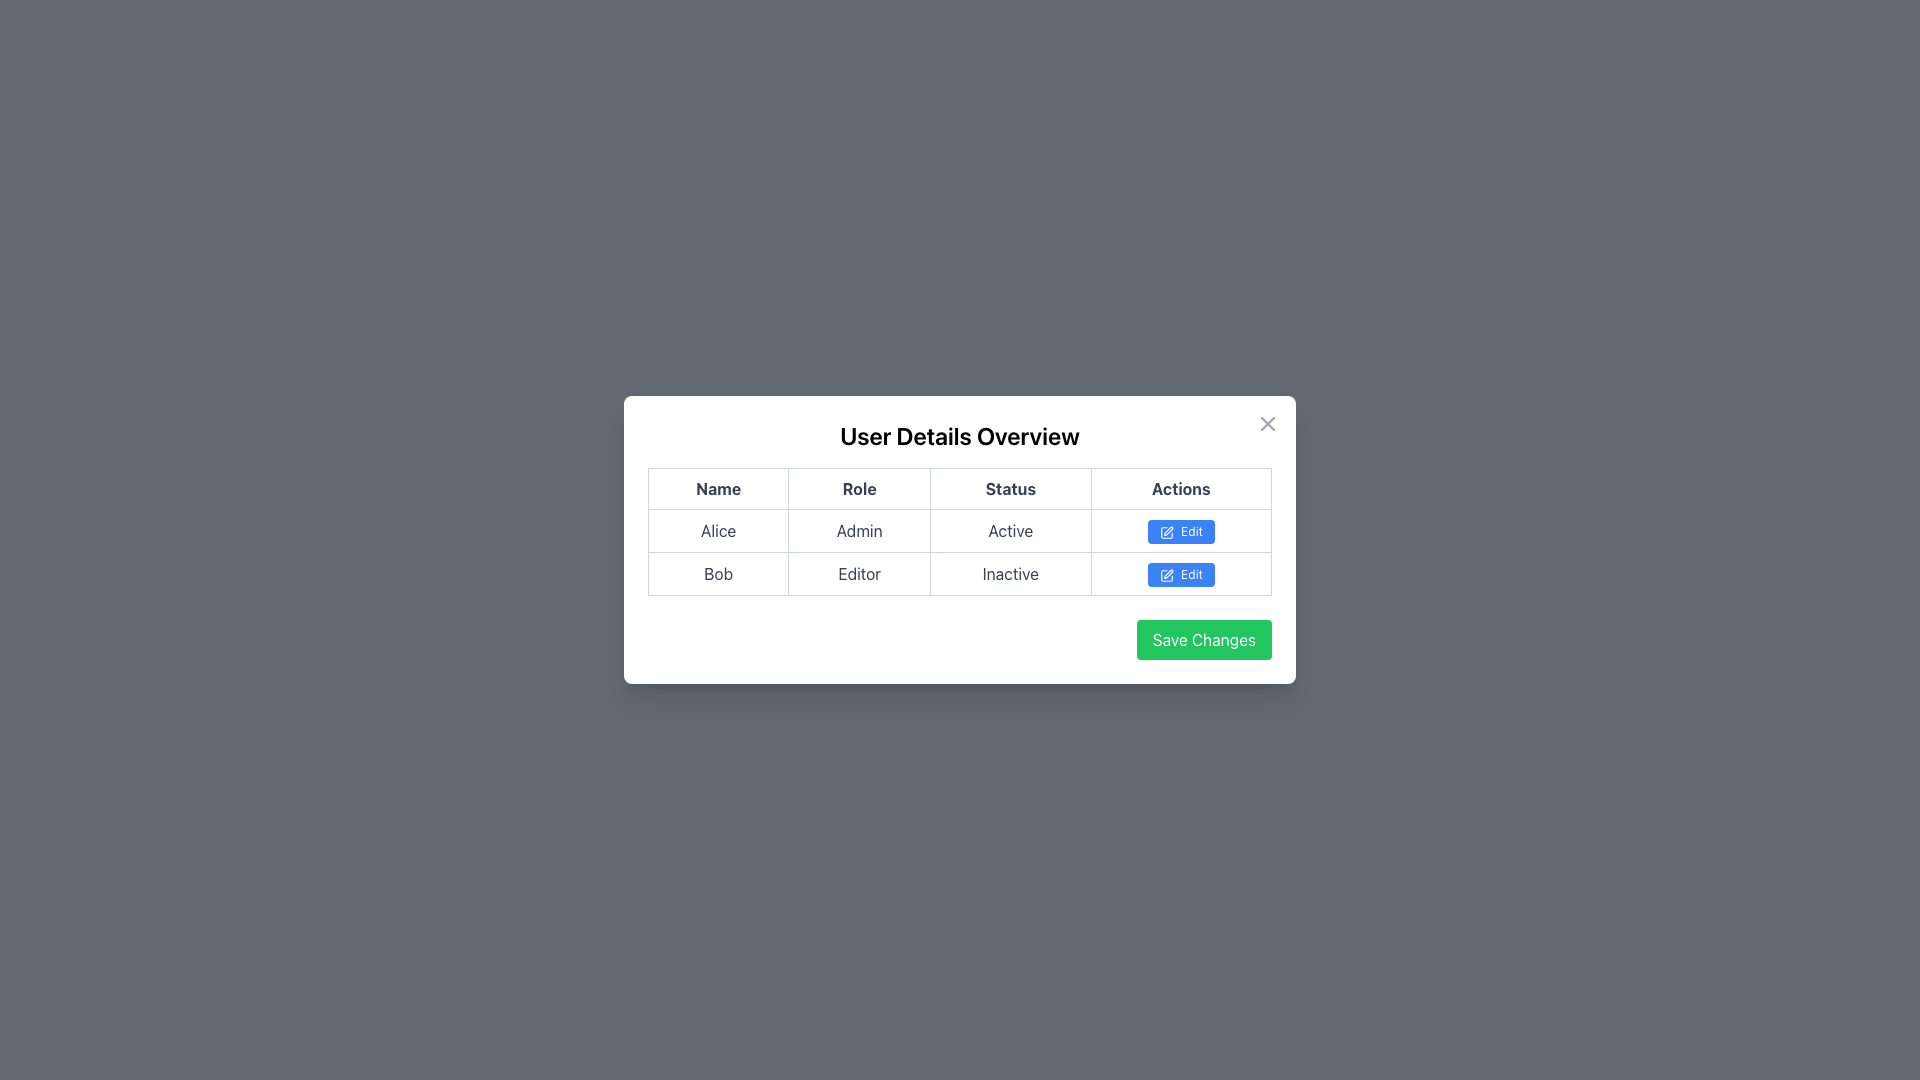  Describe the element at coordinates (718, 574) in the screenshot. I see `the Text Display element that shows the user's name 'Bob' in the User Details Overview table, located in the second row, first column` at that location.